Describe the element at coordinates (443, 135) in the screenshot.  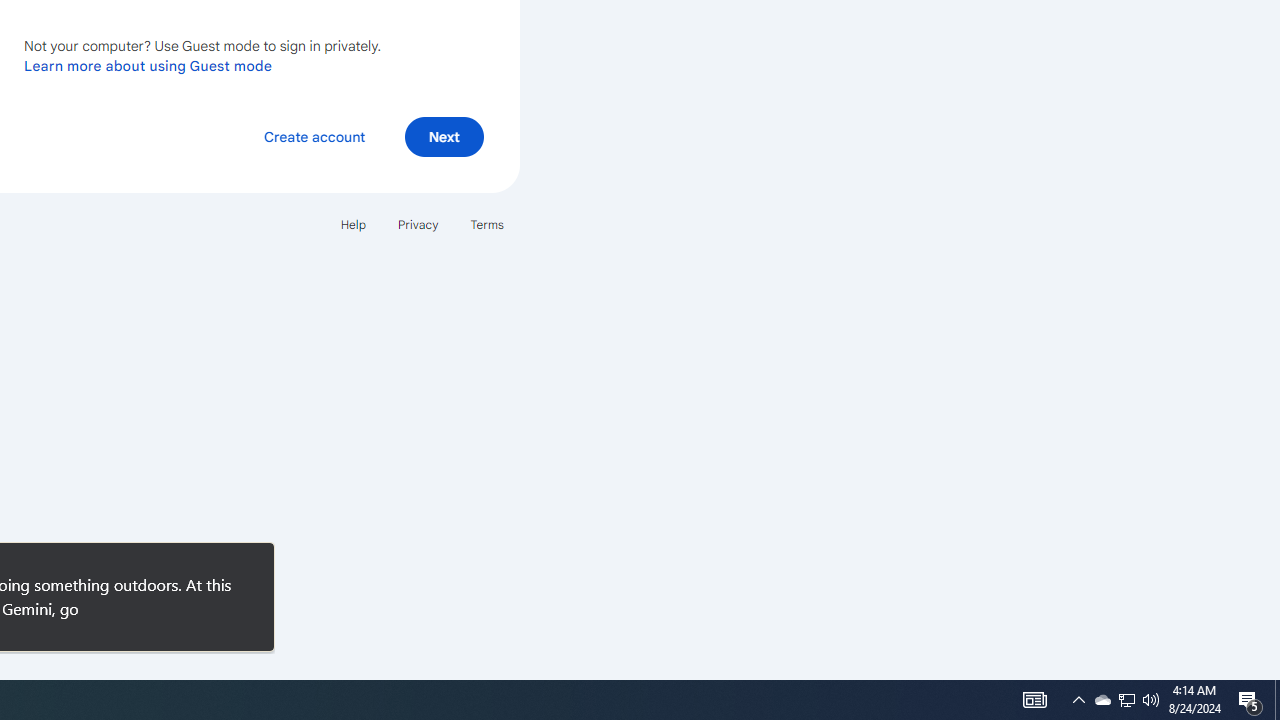
I see `'Next'` at that location.